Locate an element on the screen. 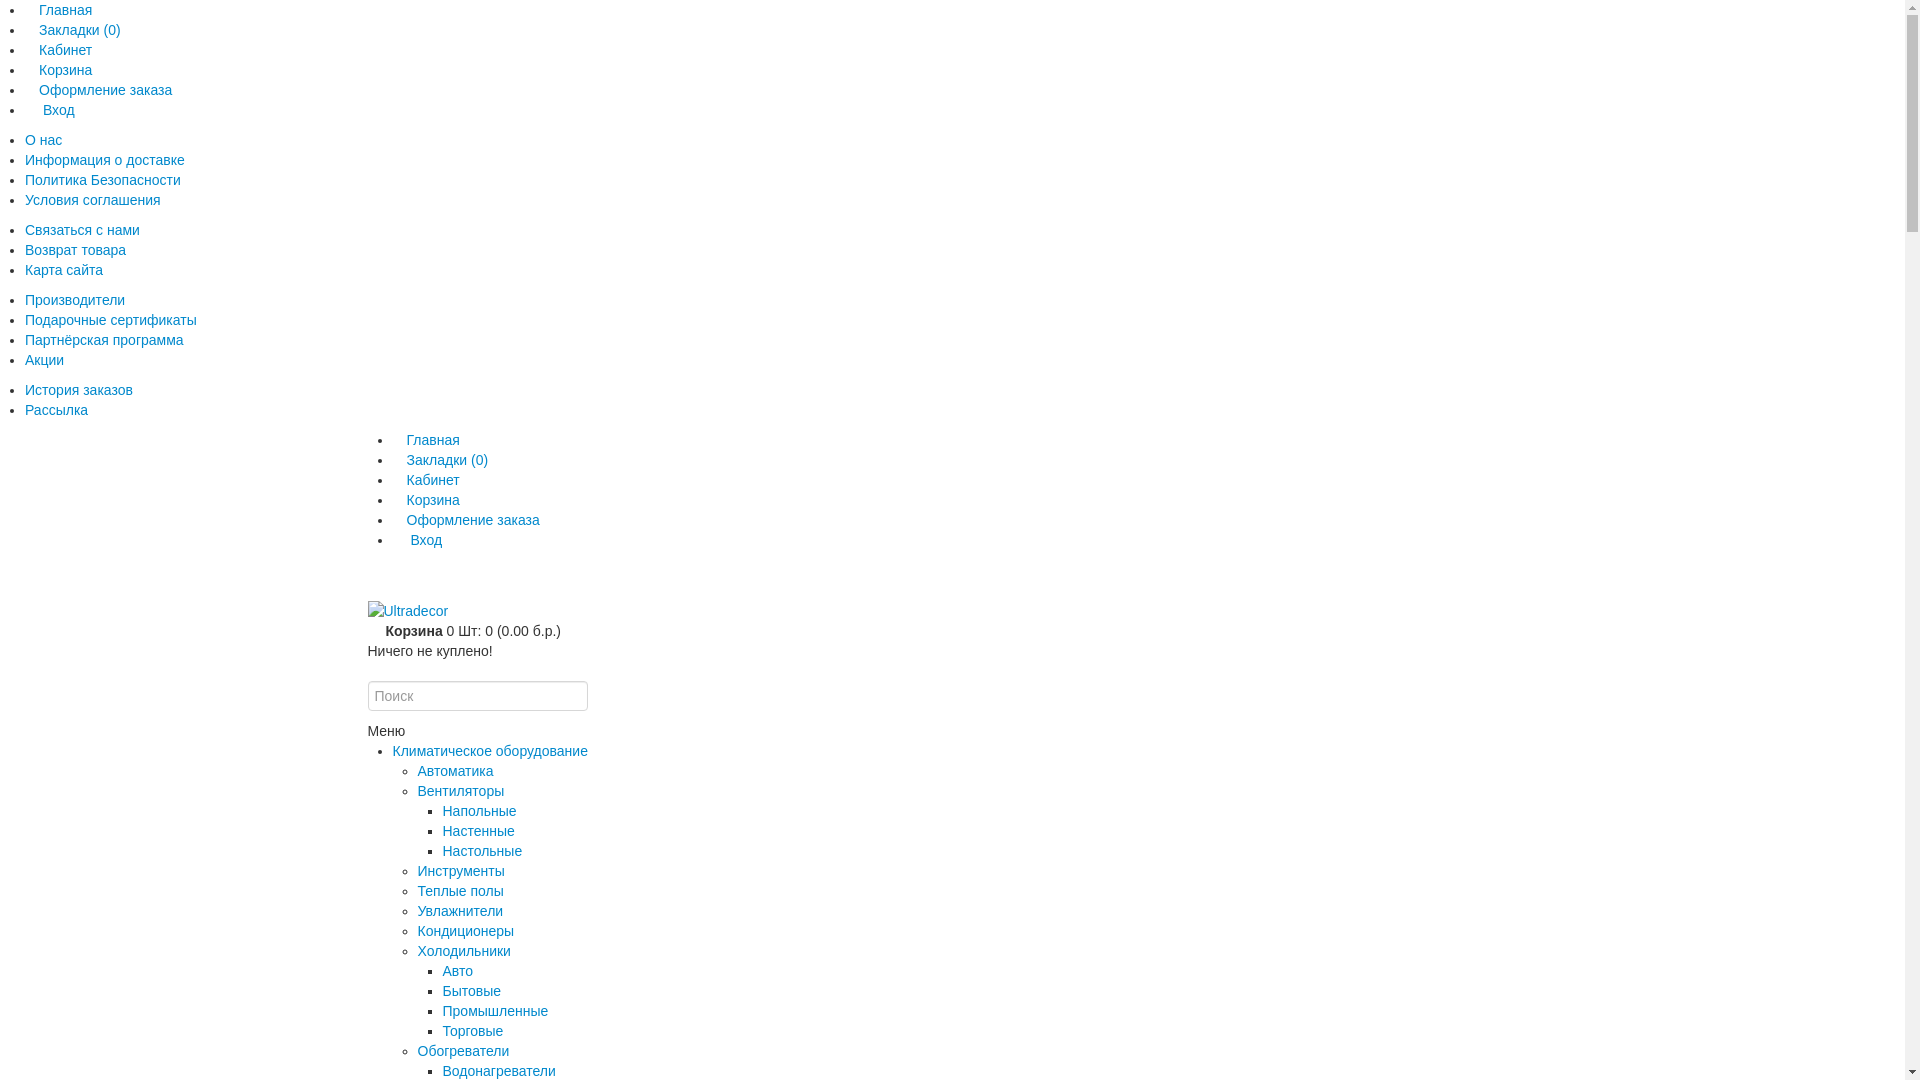 The image size is (1920, 1080). 'Ultradecor' is located at coordinates (368, 609).